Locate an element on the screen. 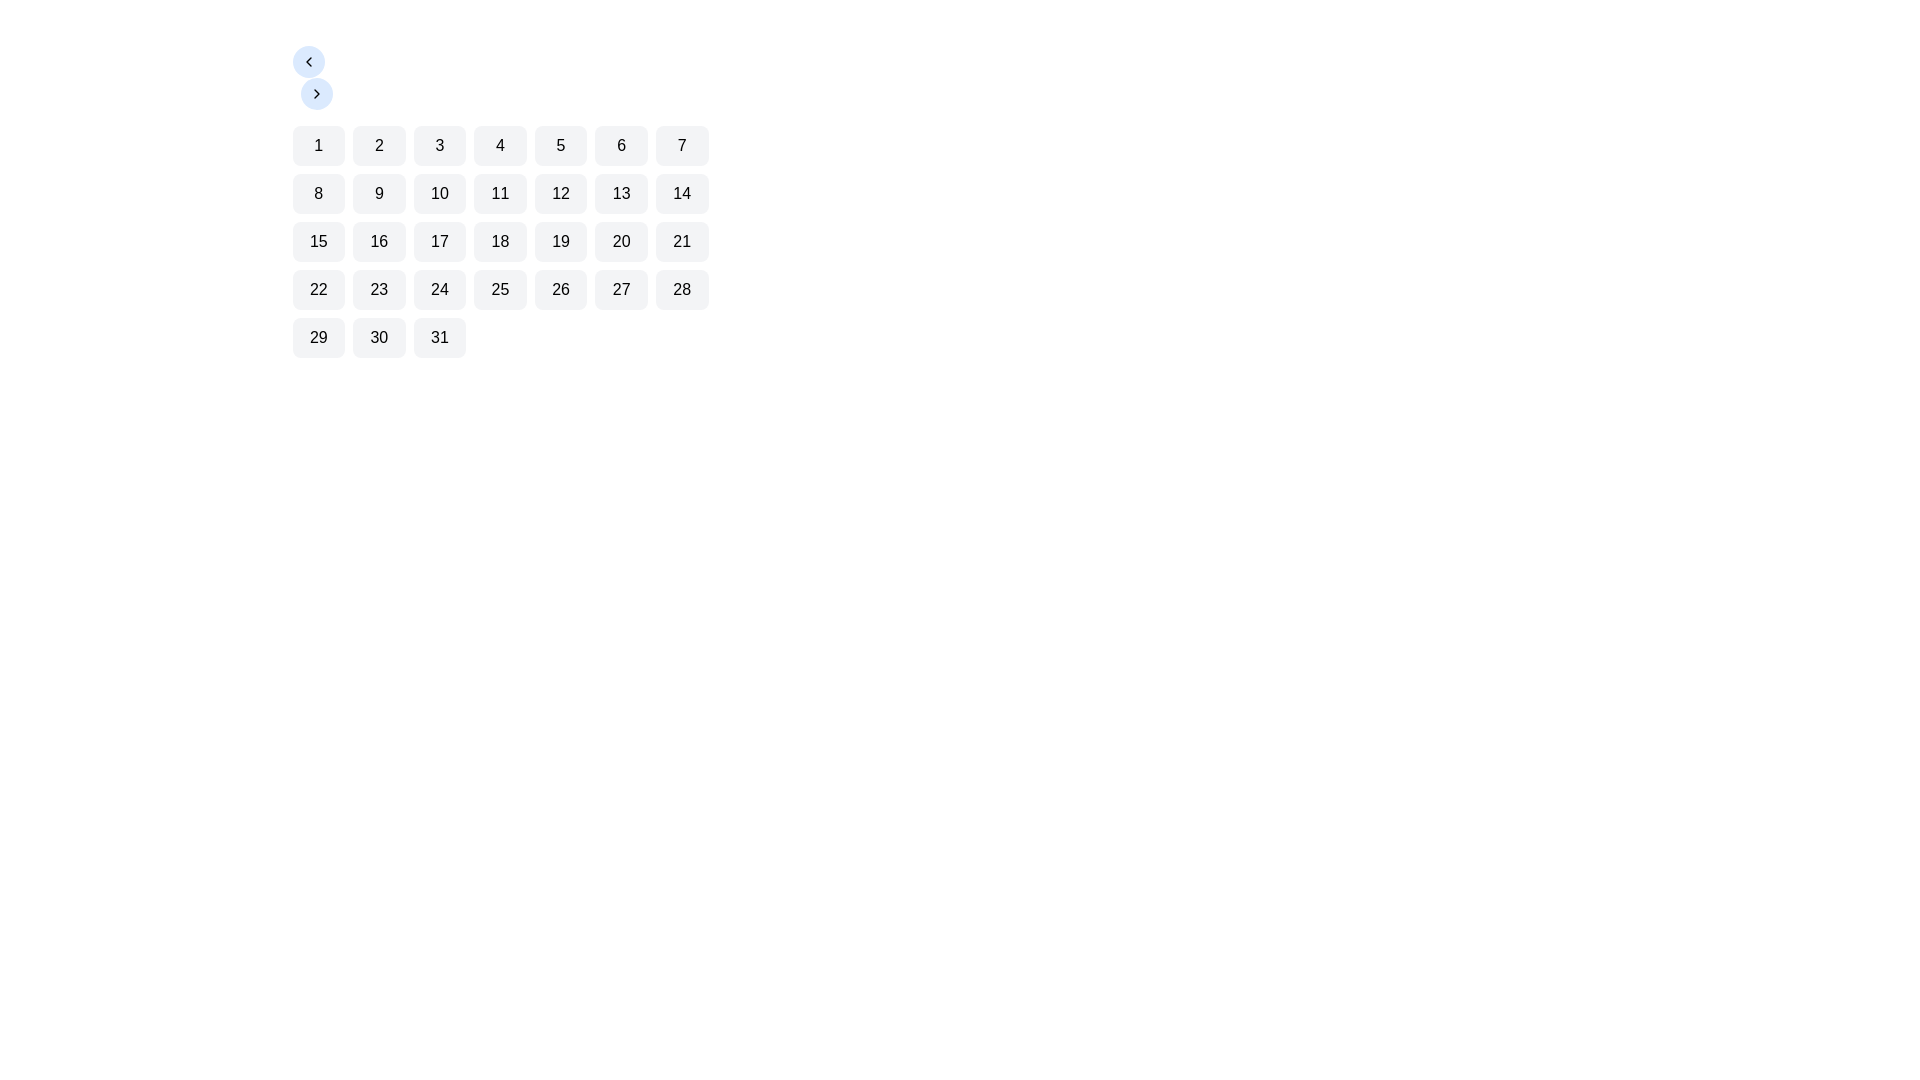 This screenshot has height=1080, width=1920. the square-shaped button displaying the number '29' with a light gray background and rounded corners is located at coordinates (317, 337).